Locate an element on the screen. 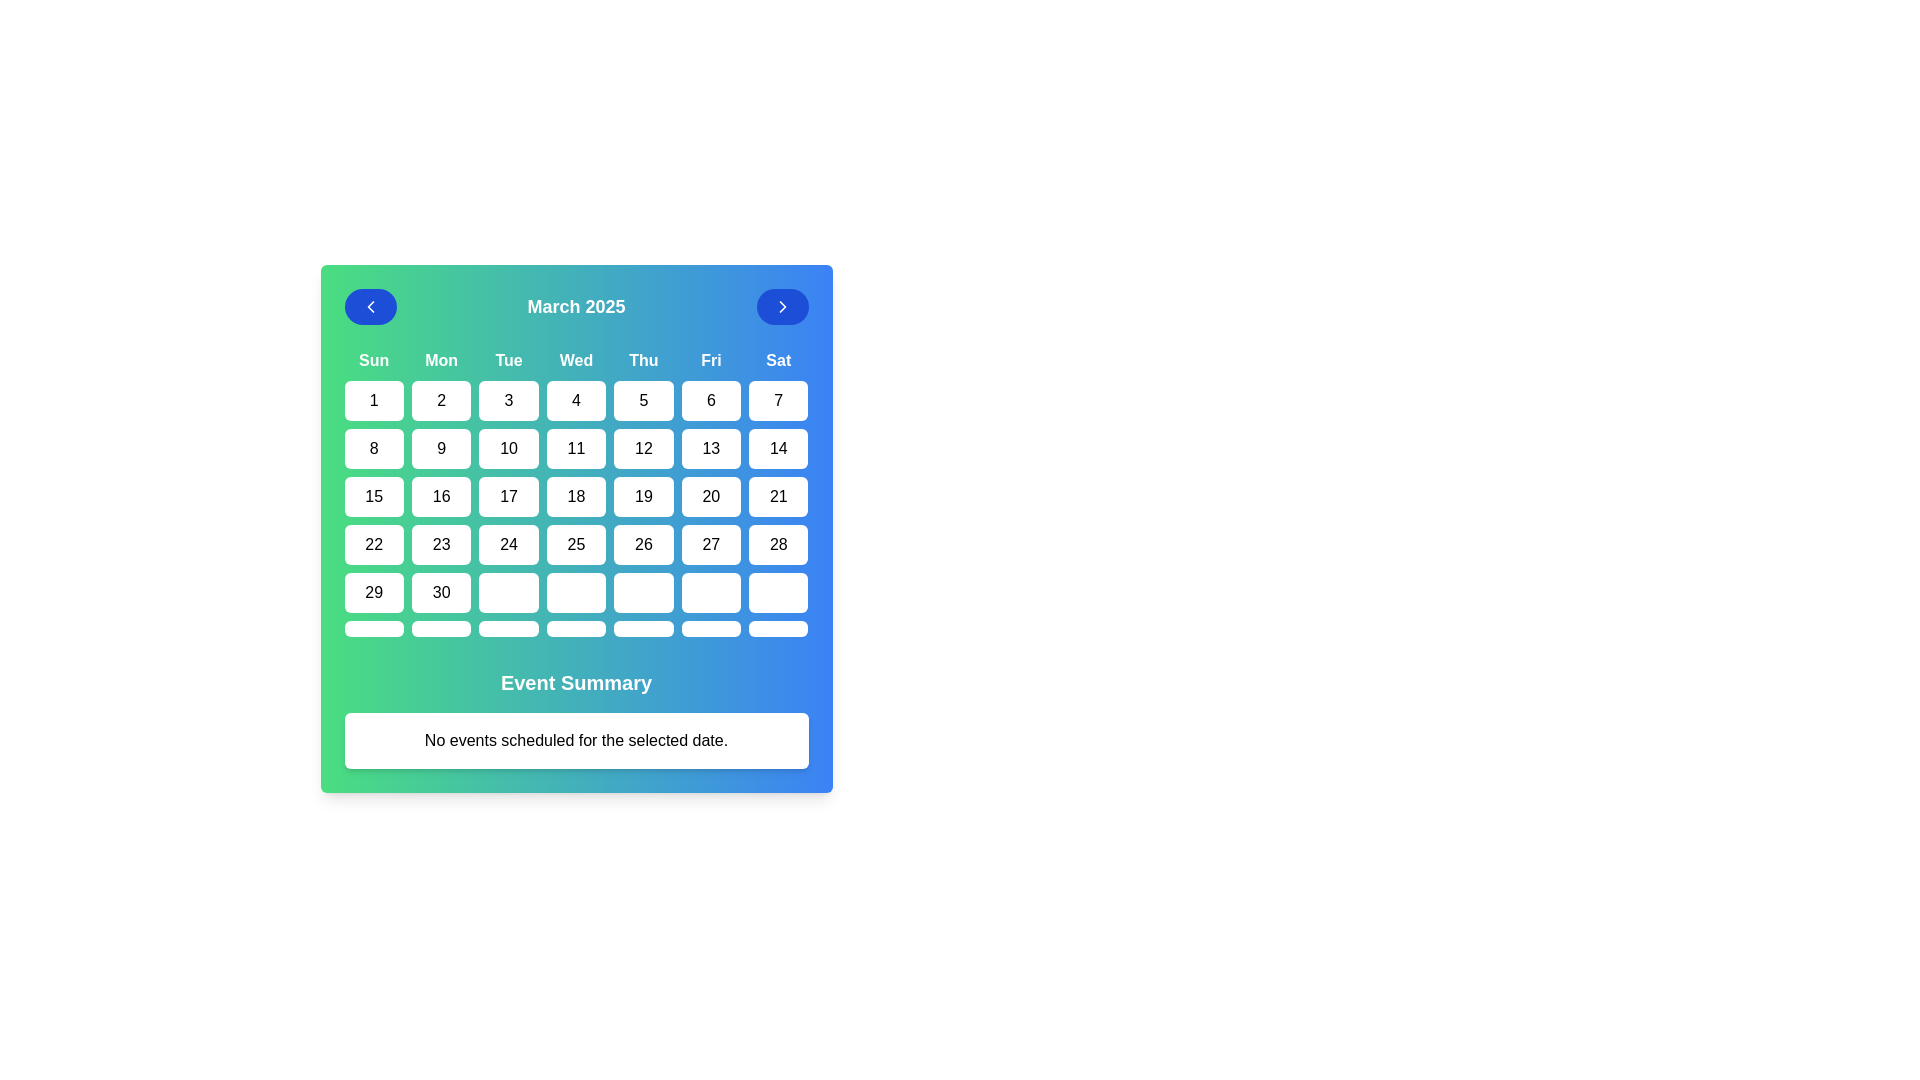 The height and width of the screenshot is (1080, 1920). the interactive calendar cell located in the last row and fifth column of the calendar grid is located at coordinates (643, 592).